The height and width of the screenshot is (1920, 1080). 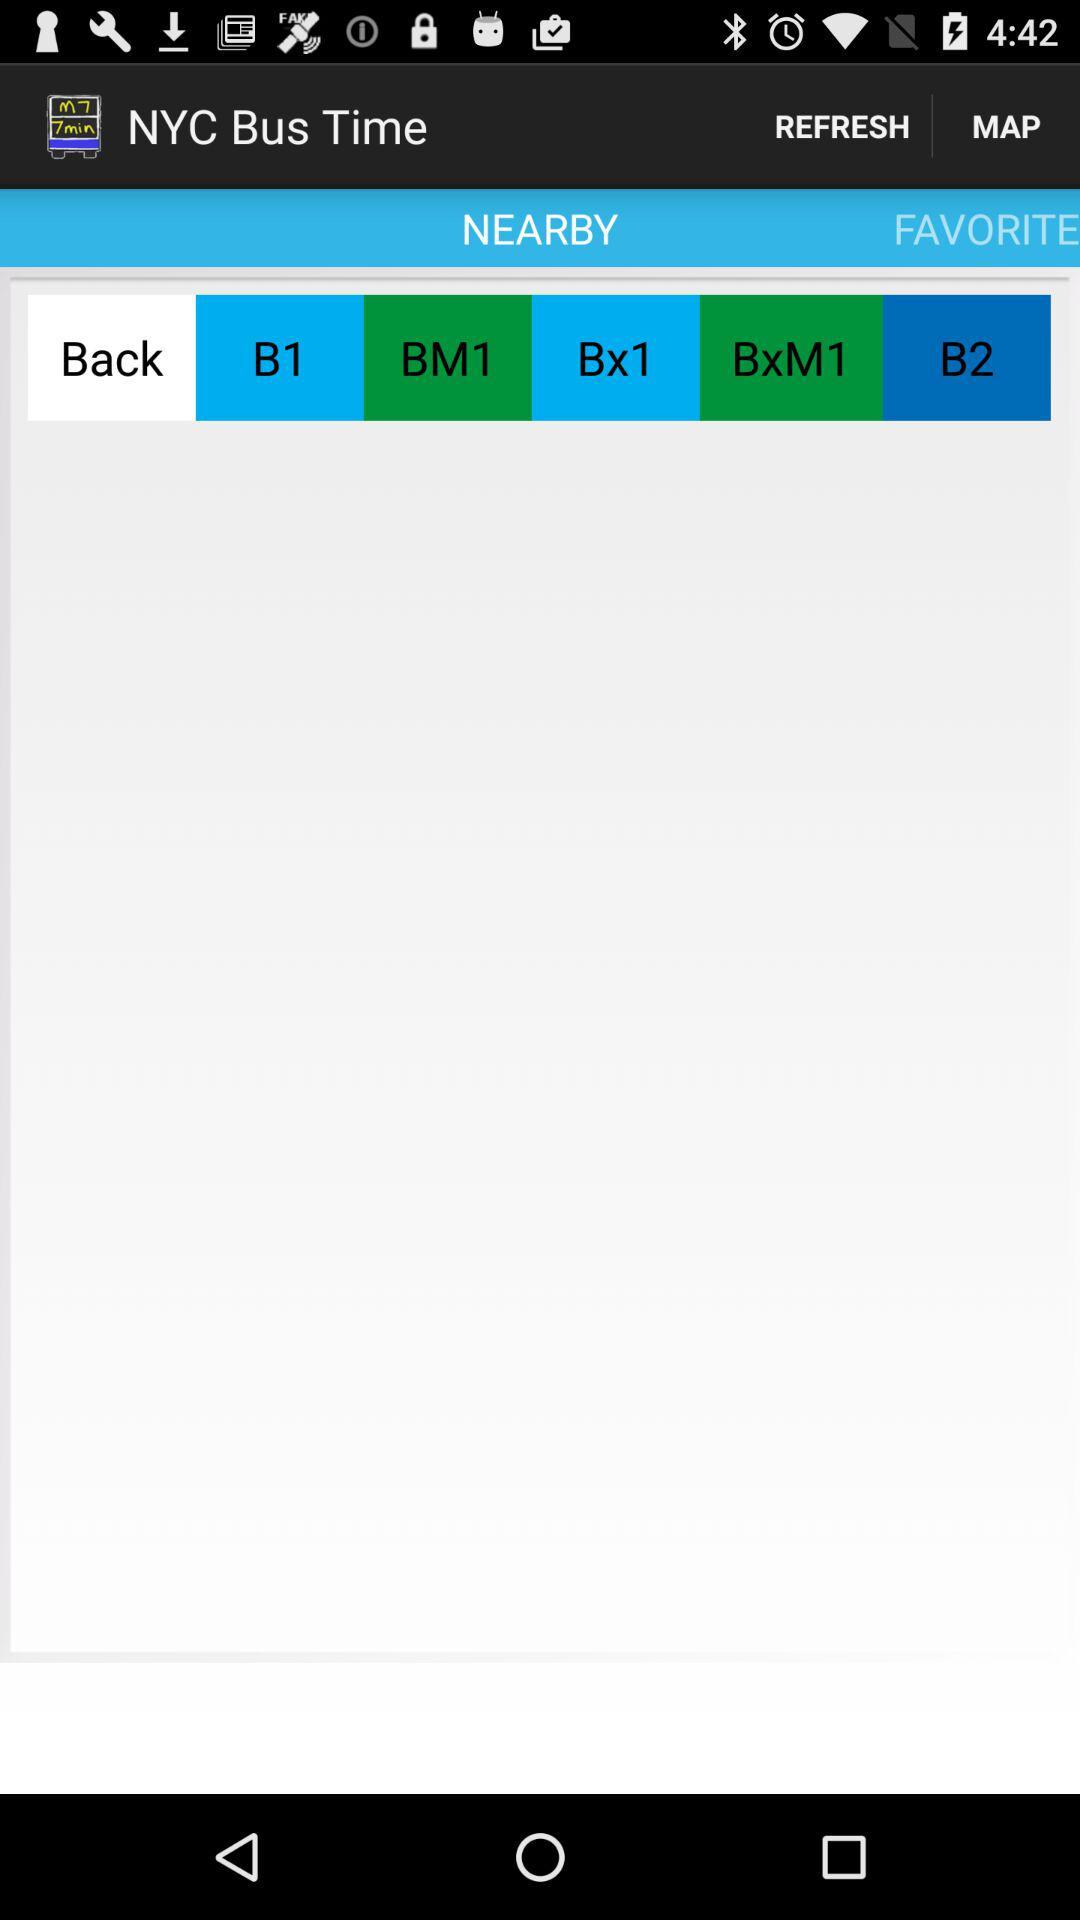 I want to click on the button next to the b2 button, so click(x=790, y=357).